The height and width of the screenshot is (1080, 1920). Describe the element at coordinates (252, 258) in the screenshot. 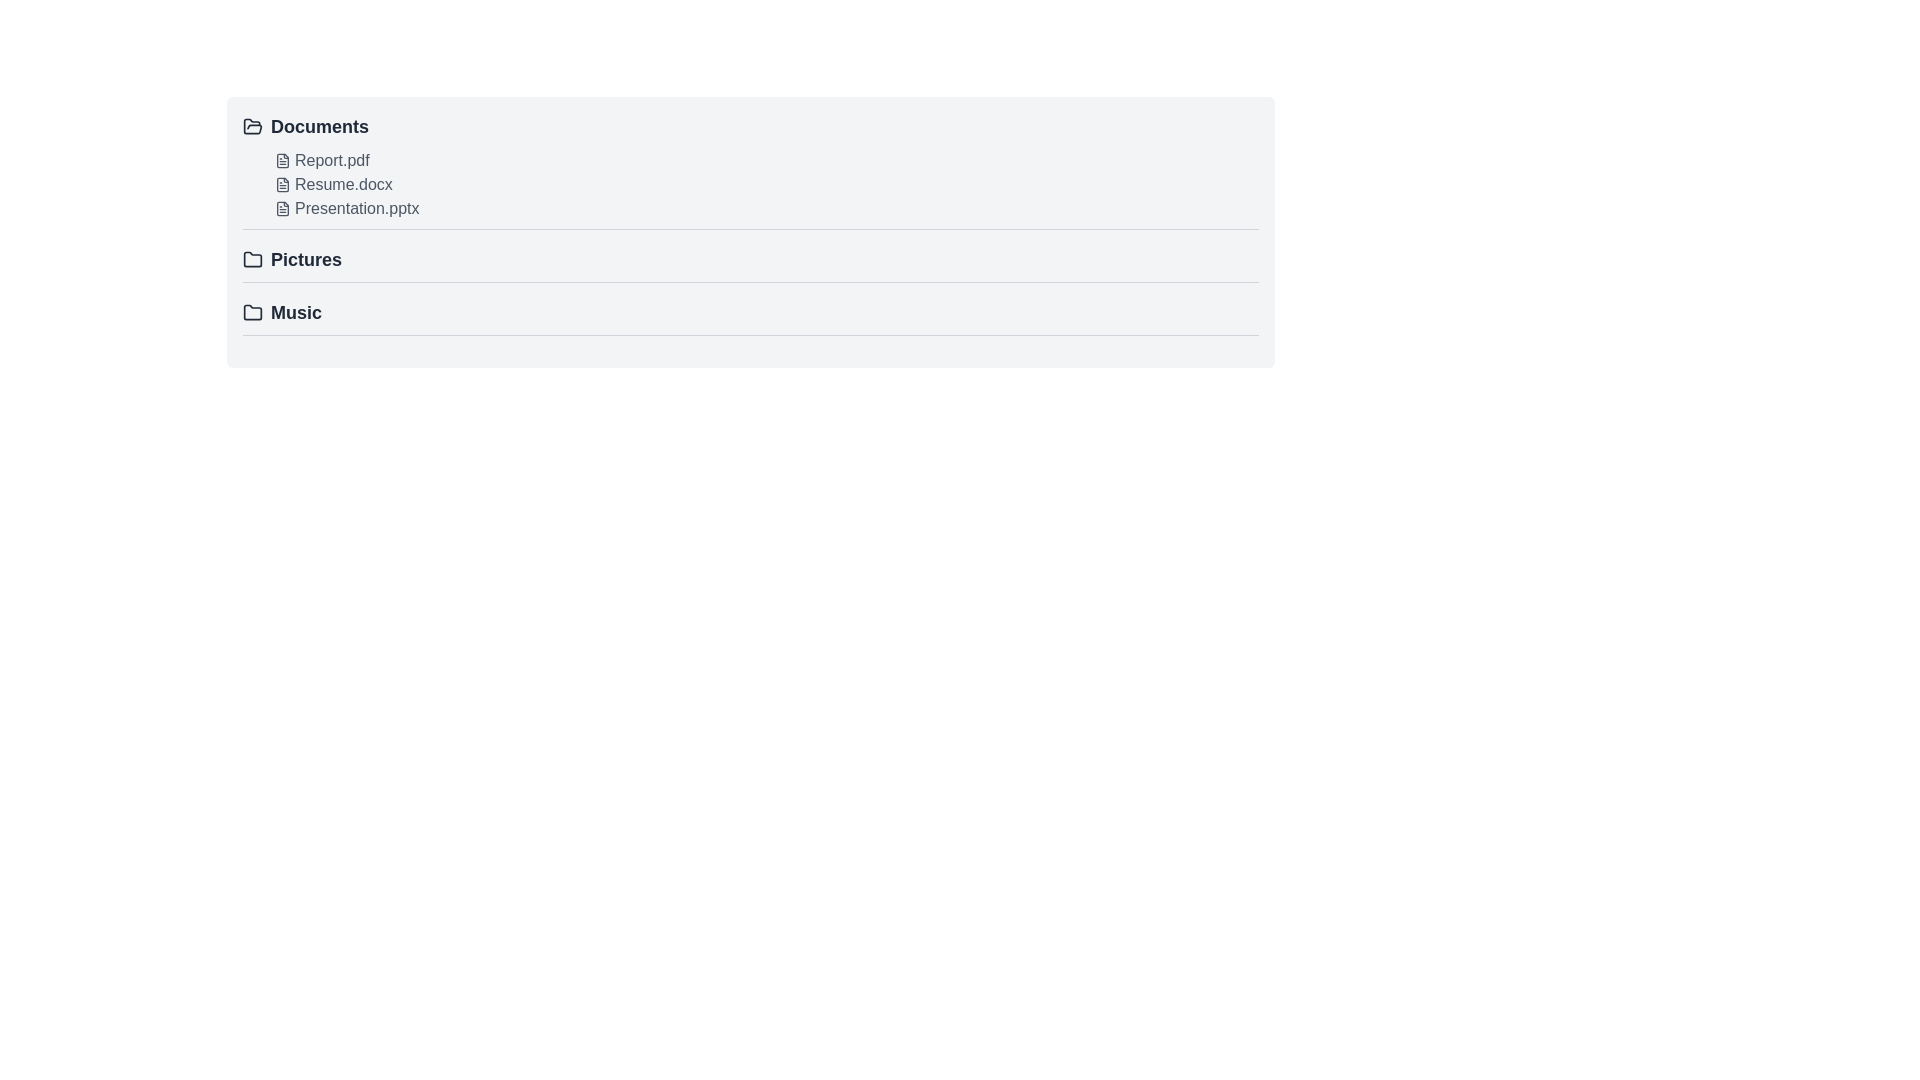

I see `the visual indicator icon for the 'Pictures' folder` at that location.